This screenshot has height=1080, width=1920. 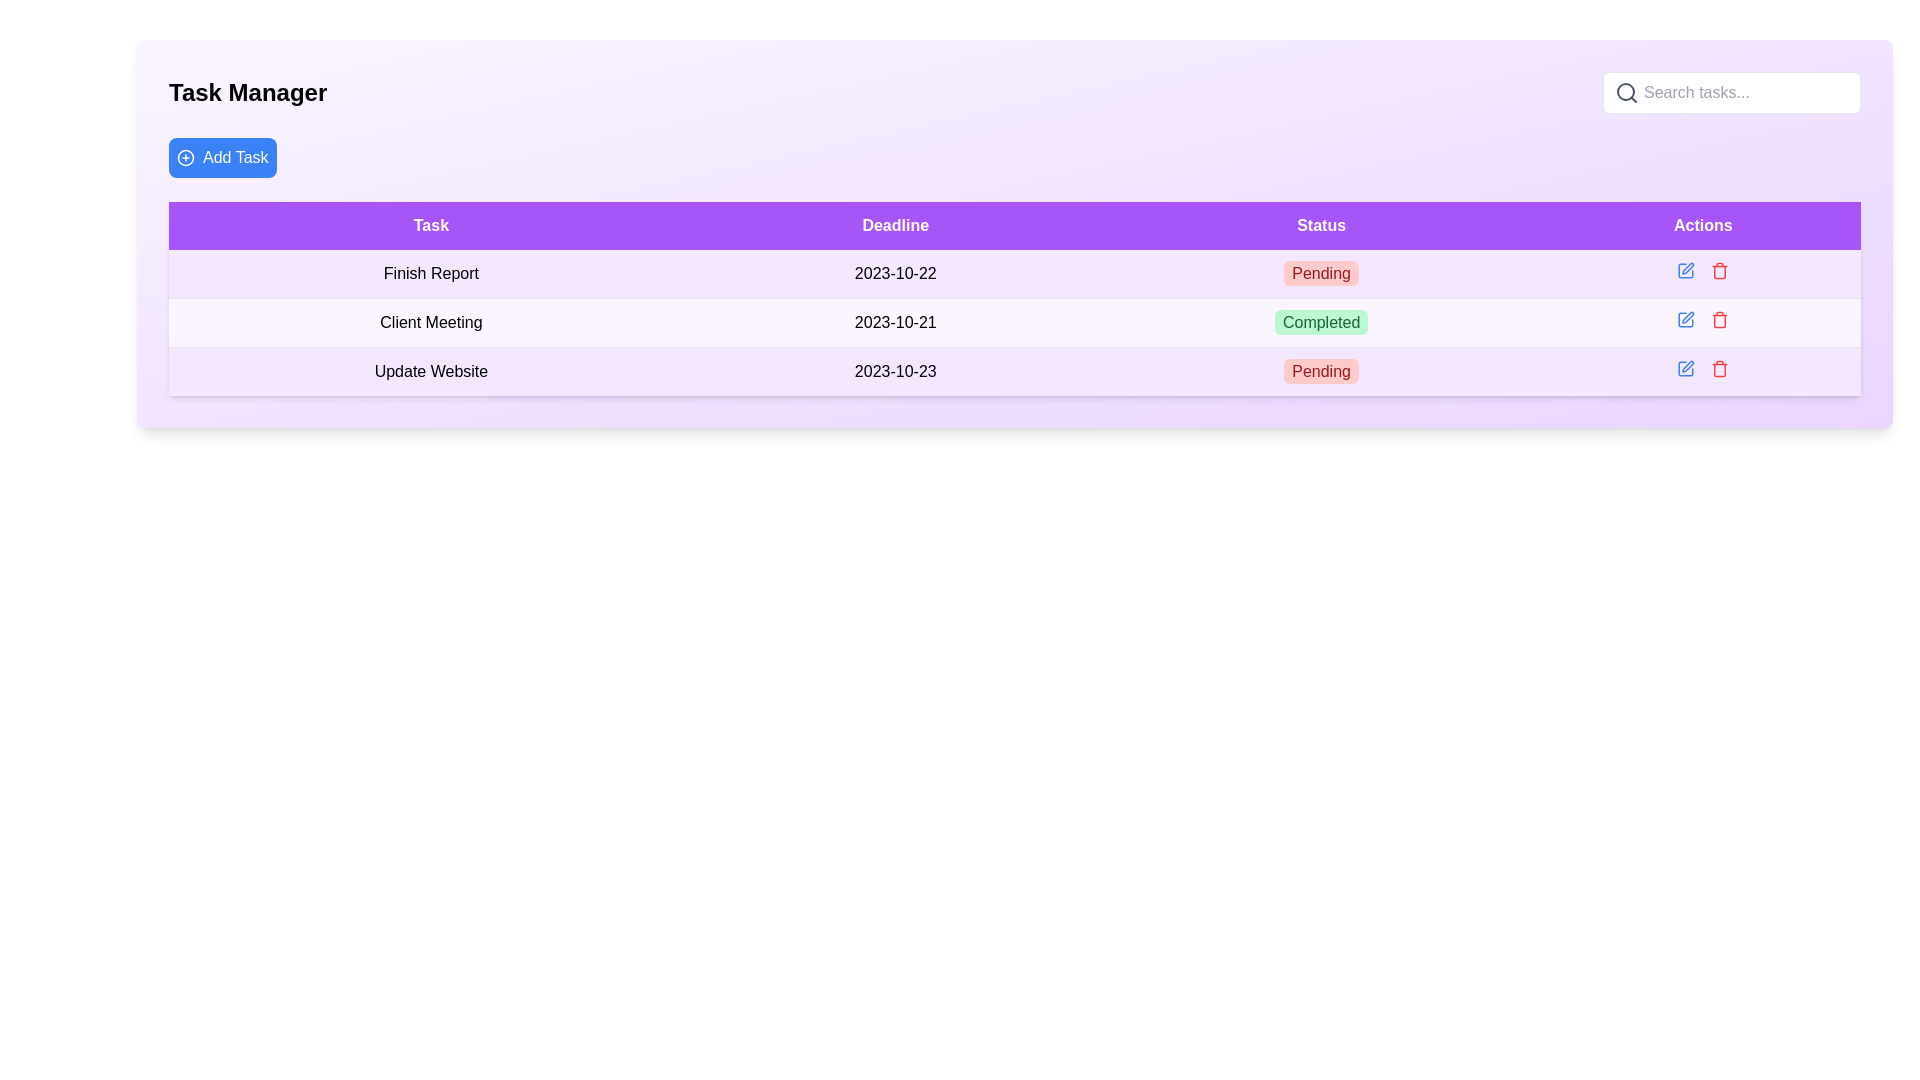 I want to click on the heading element displaying 'Task Manager', which is a bold, large text positioned at the top-left corner of the interface, so click(x=247, y=92).